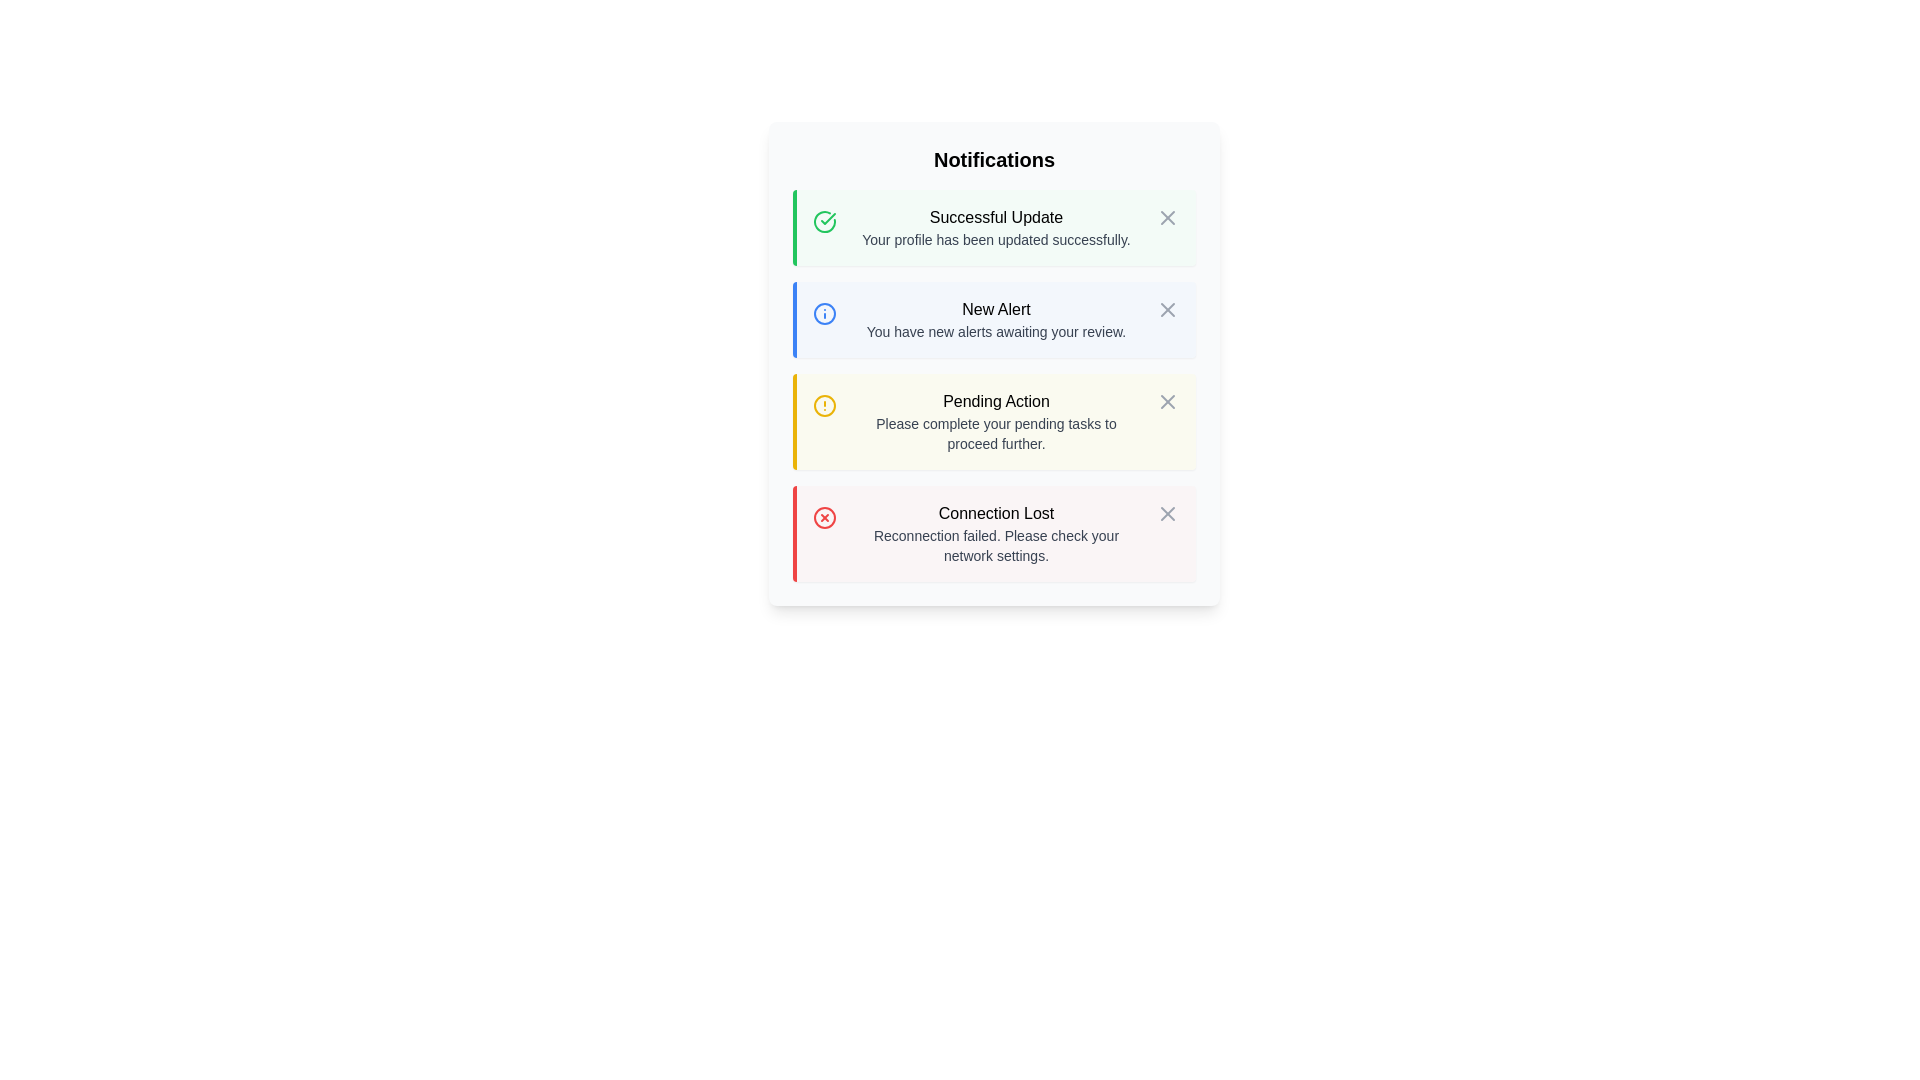 The width and height of the screenshot is (1920, 1080). Describe the element at coordinates (825, 313) in the screenshot. I see `the blue circular informational icon with a lowercase 'i' in the center` at that location.